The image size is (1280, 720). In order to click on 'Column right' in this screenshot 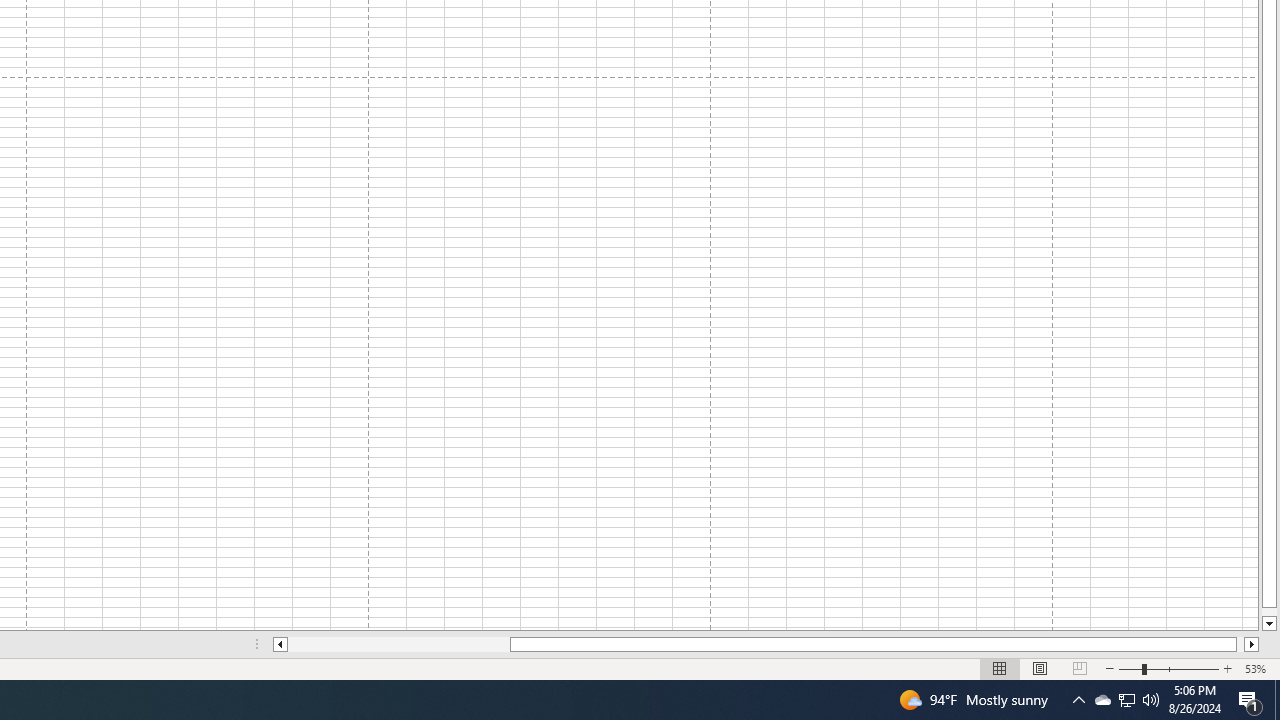, I will do `click(1251, 644)`.